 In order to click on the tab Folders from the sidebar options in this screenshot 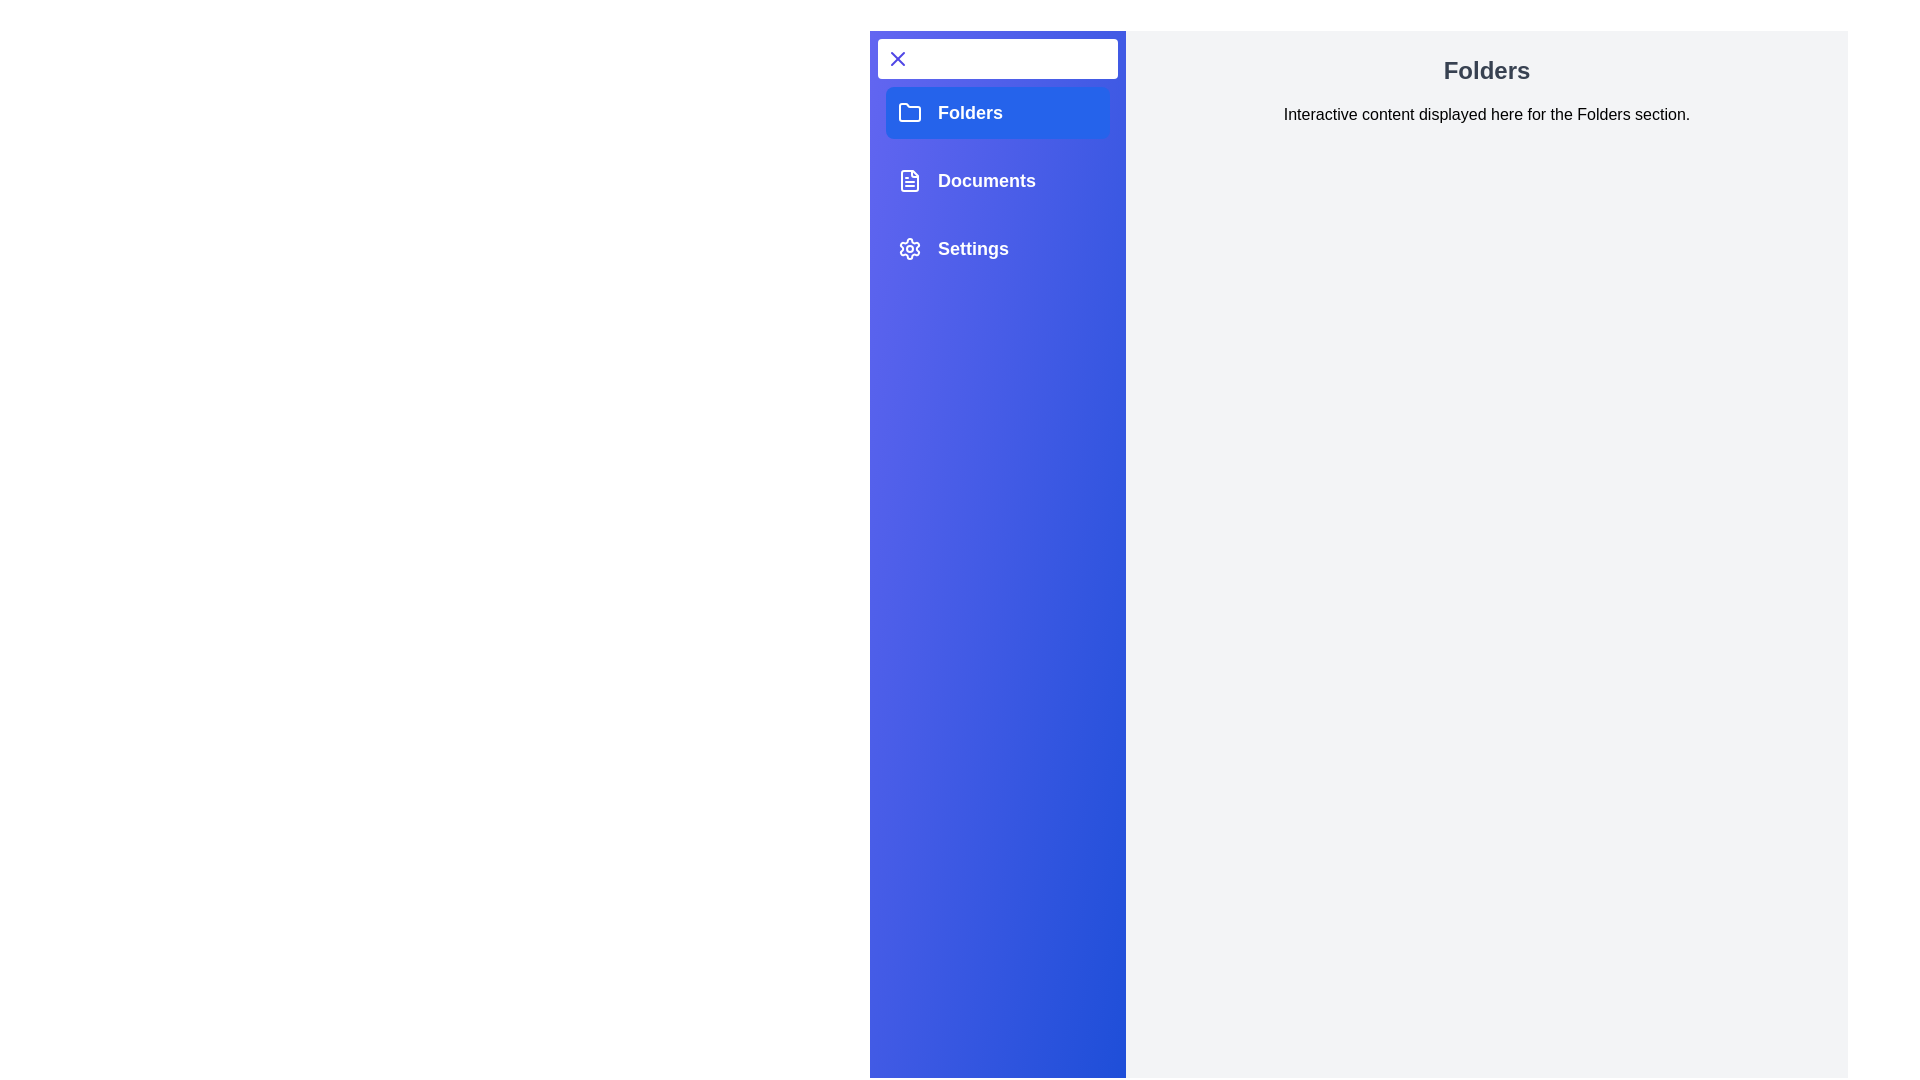, I will do `click(998, 112)`.